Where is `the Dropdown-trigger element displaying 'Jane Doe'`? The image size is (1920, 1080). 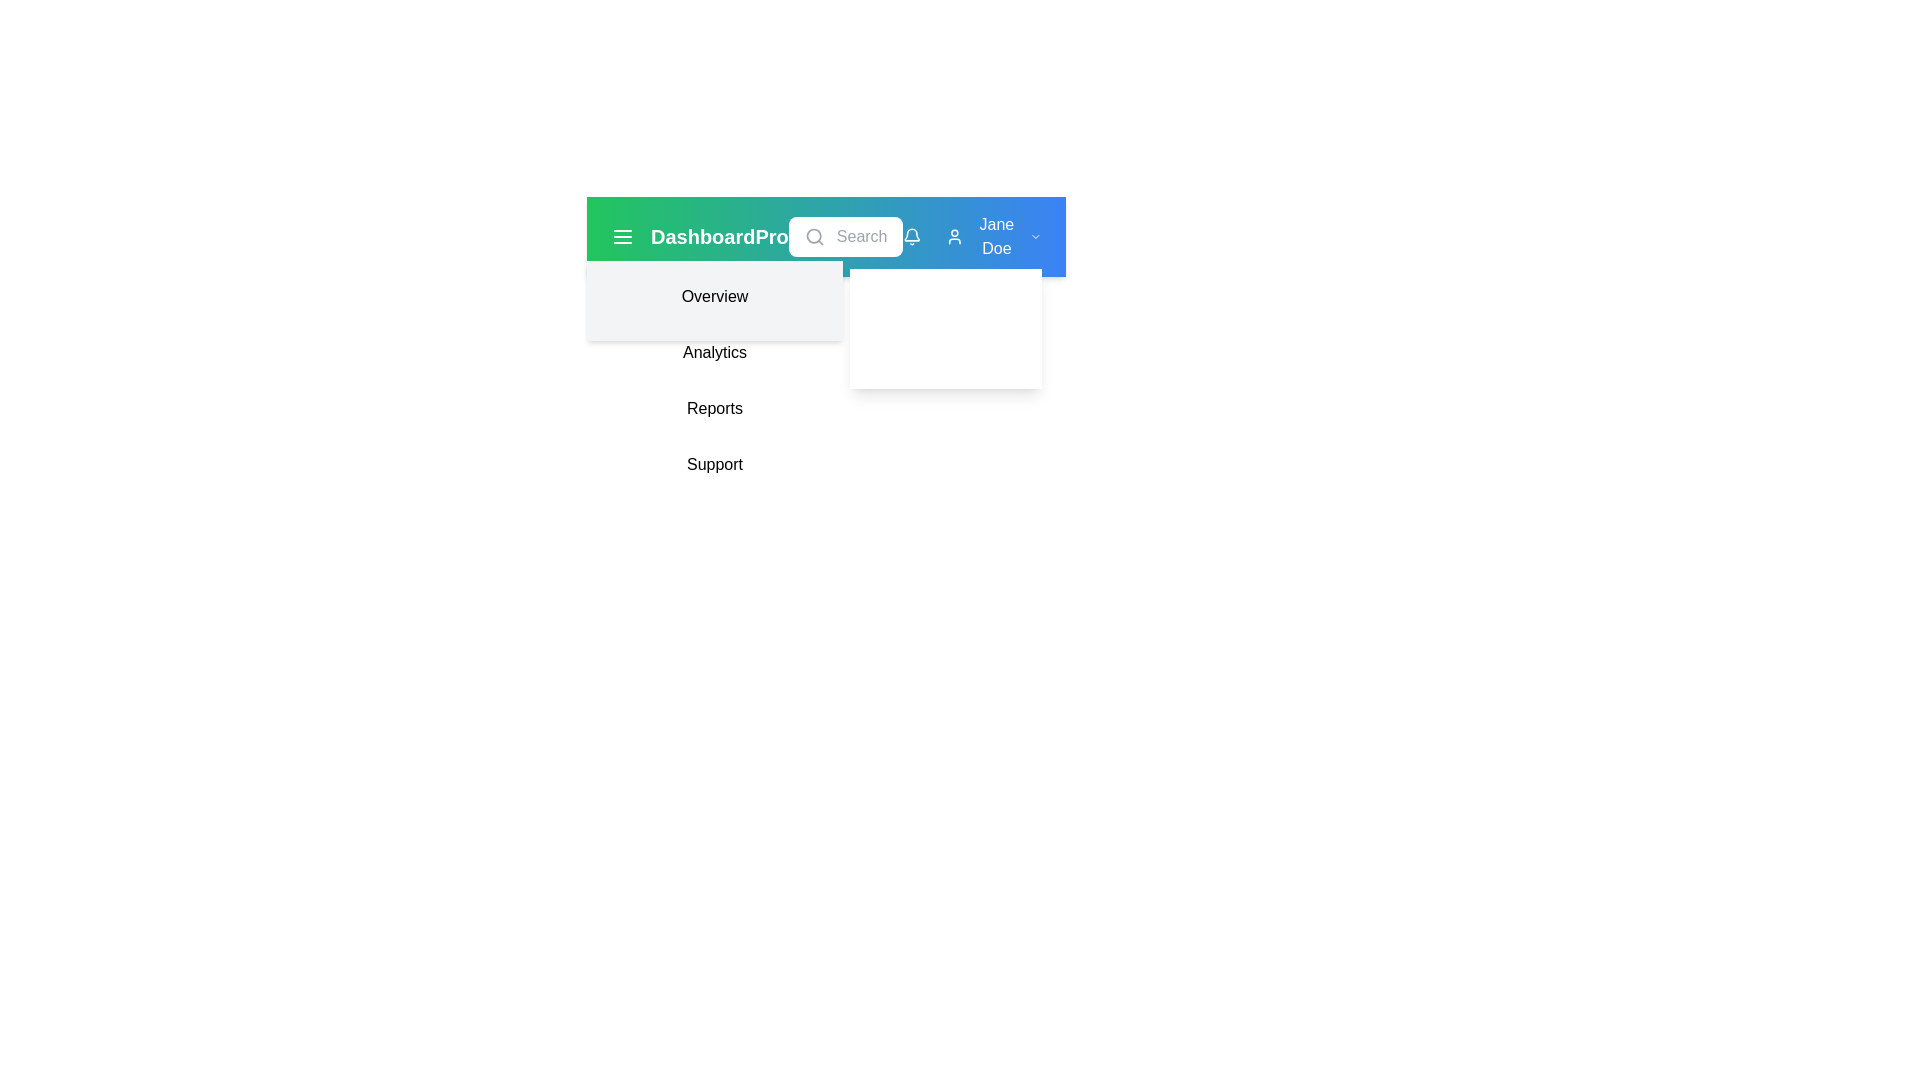
the Dropdown-trigger element displaying 'Jane Doe' is located at coordinates (993, 235).